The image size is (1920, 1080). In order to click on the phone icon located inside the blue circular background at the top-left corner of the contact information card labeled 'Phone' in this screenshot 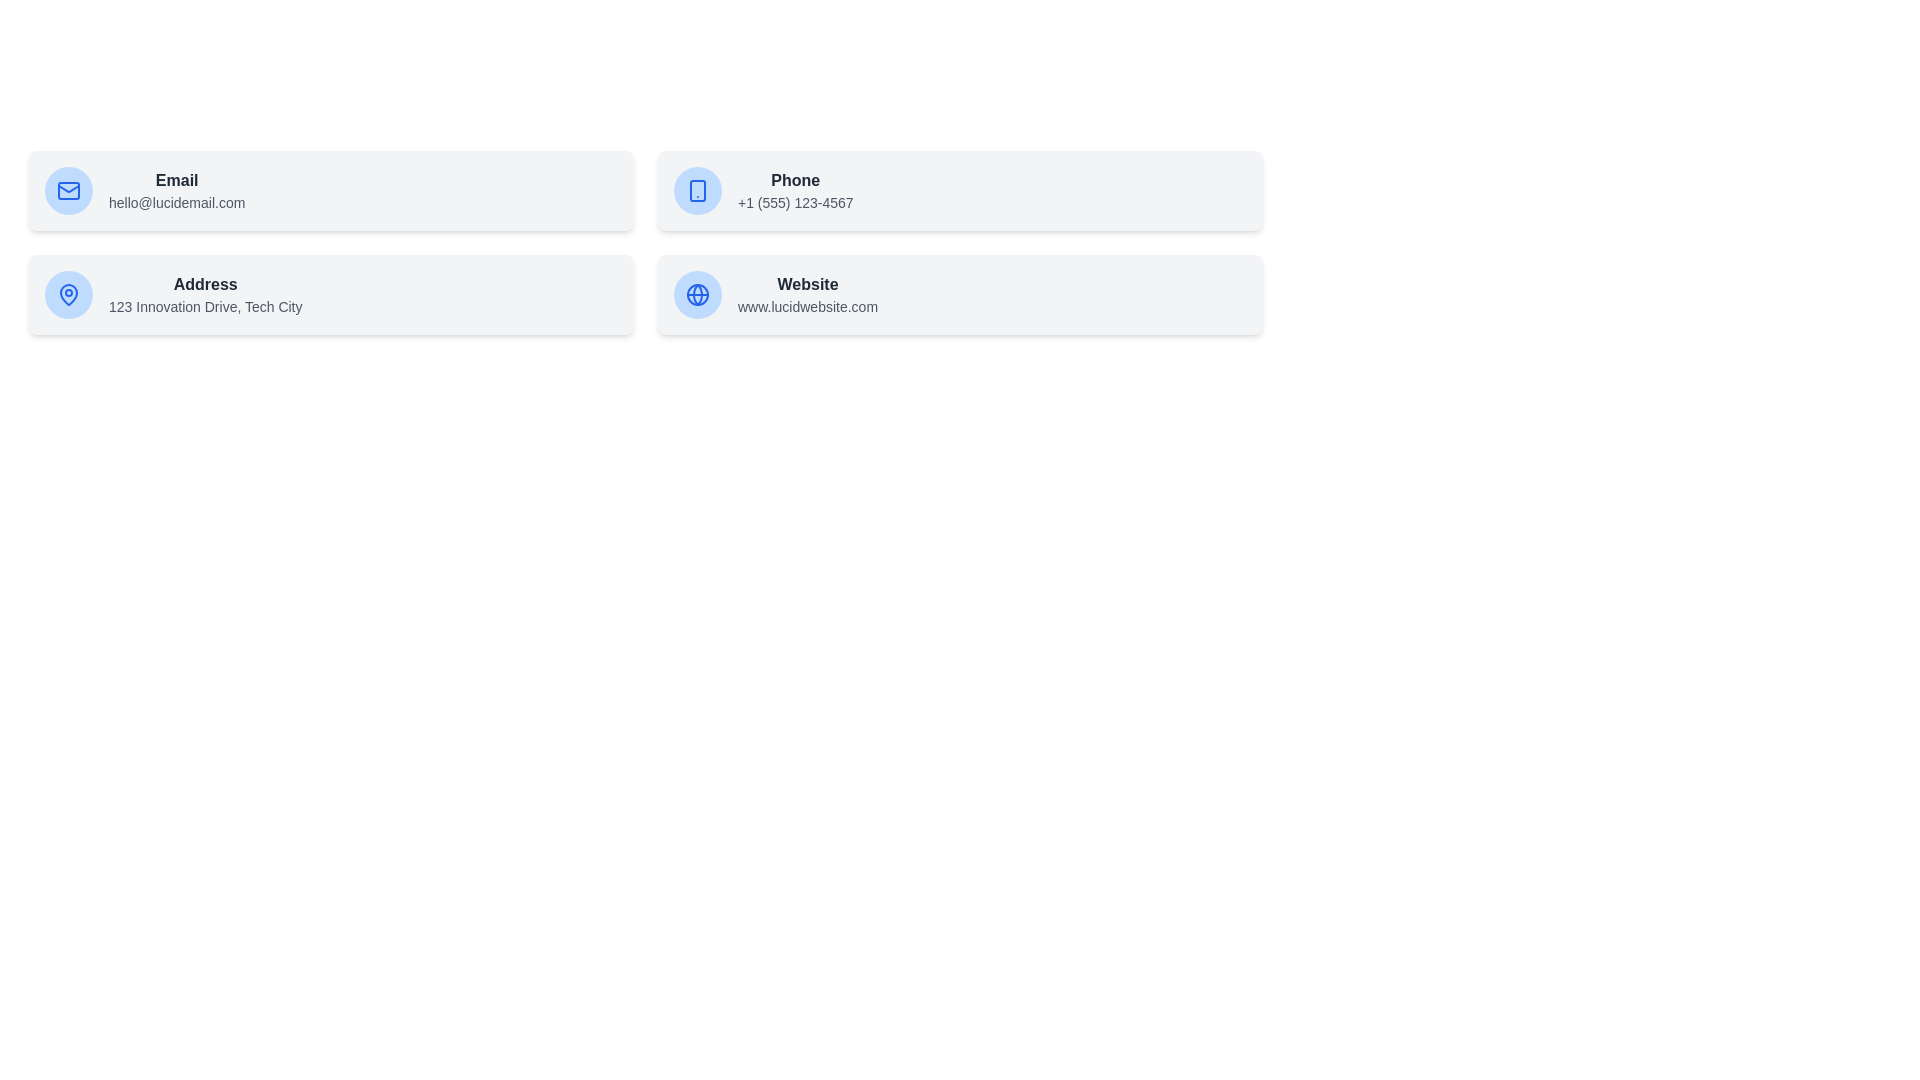, I will do `click(697, 191)`.